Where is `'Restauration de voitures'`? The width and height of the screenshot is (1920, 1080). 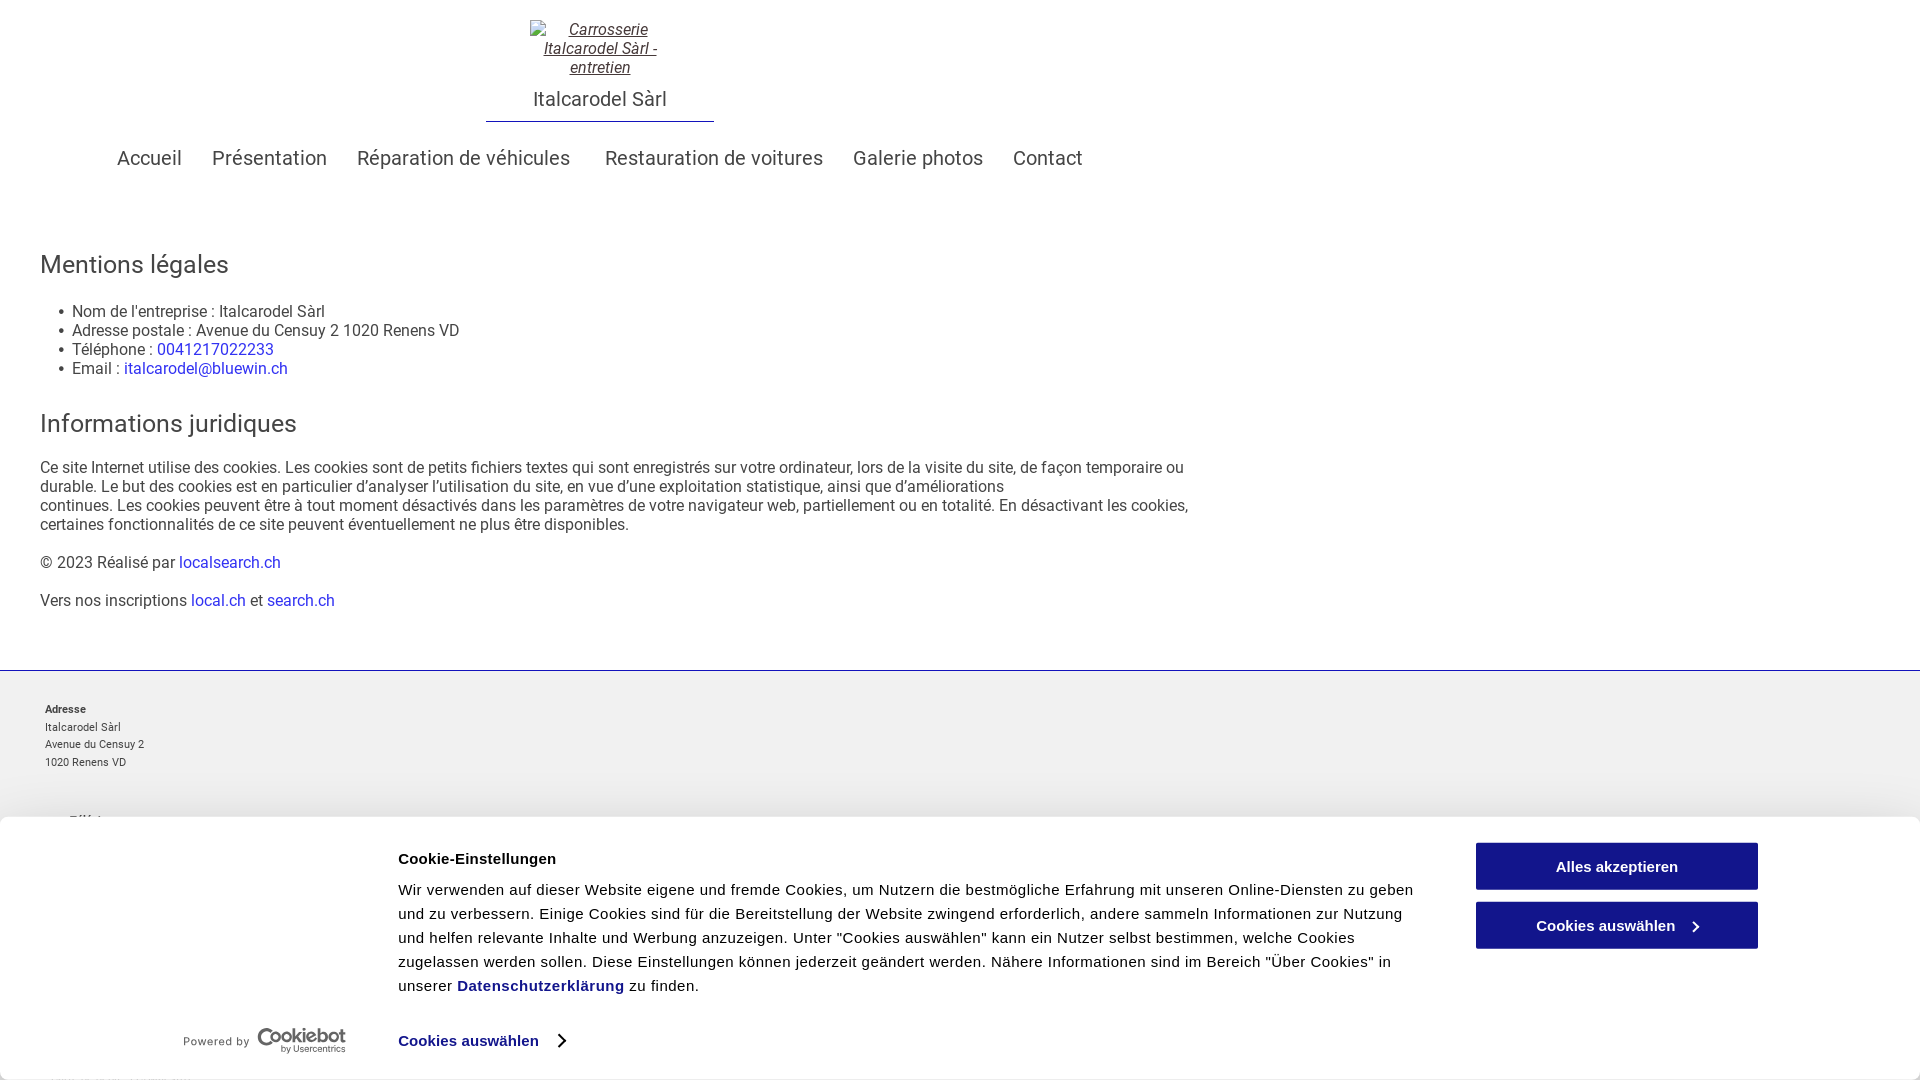 'Restauration de voitures' is located at coordinates (603, 152).